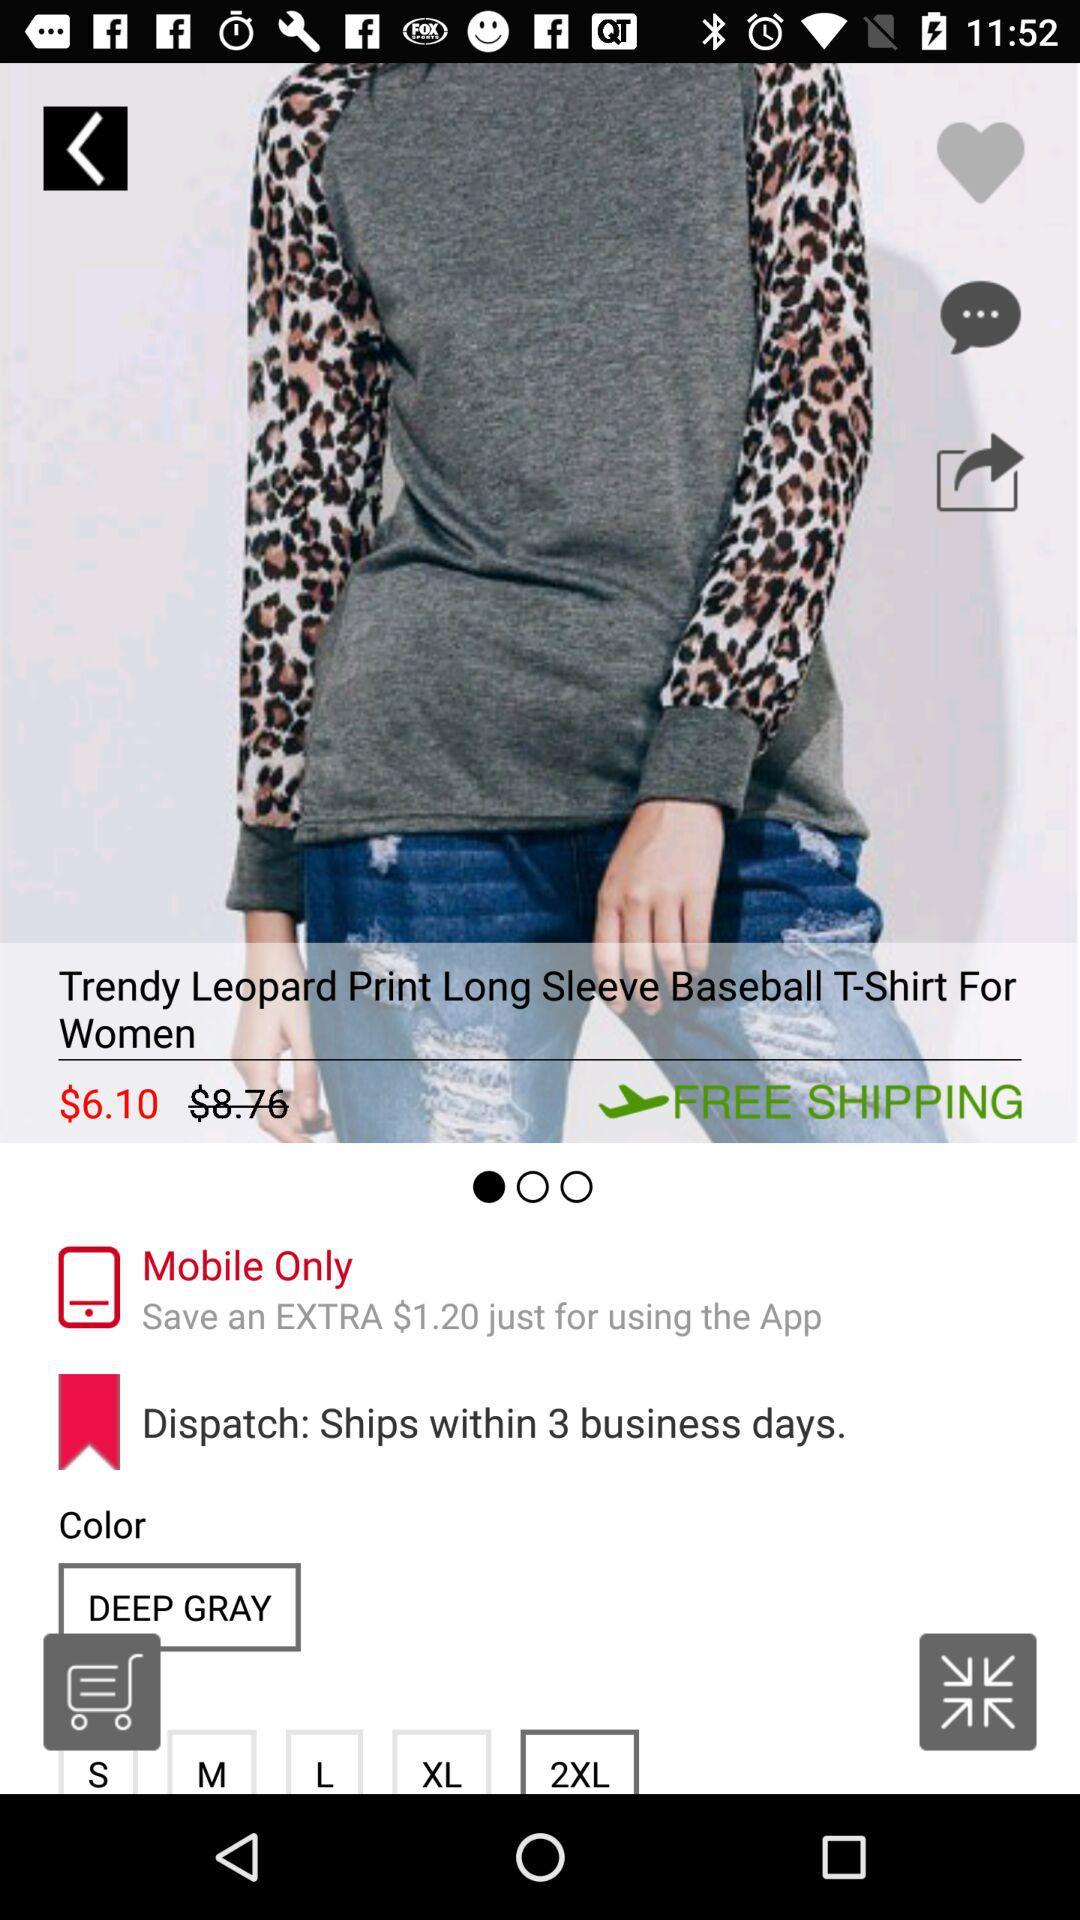 The image size is (1080, 1920). I want to click on open shopping cart, so click(101, 1691).